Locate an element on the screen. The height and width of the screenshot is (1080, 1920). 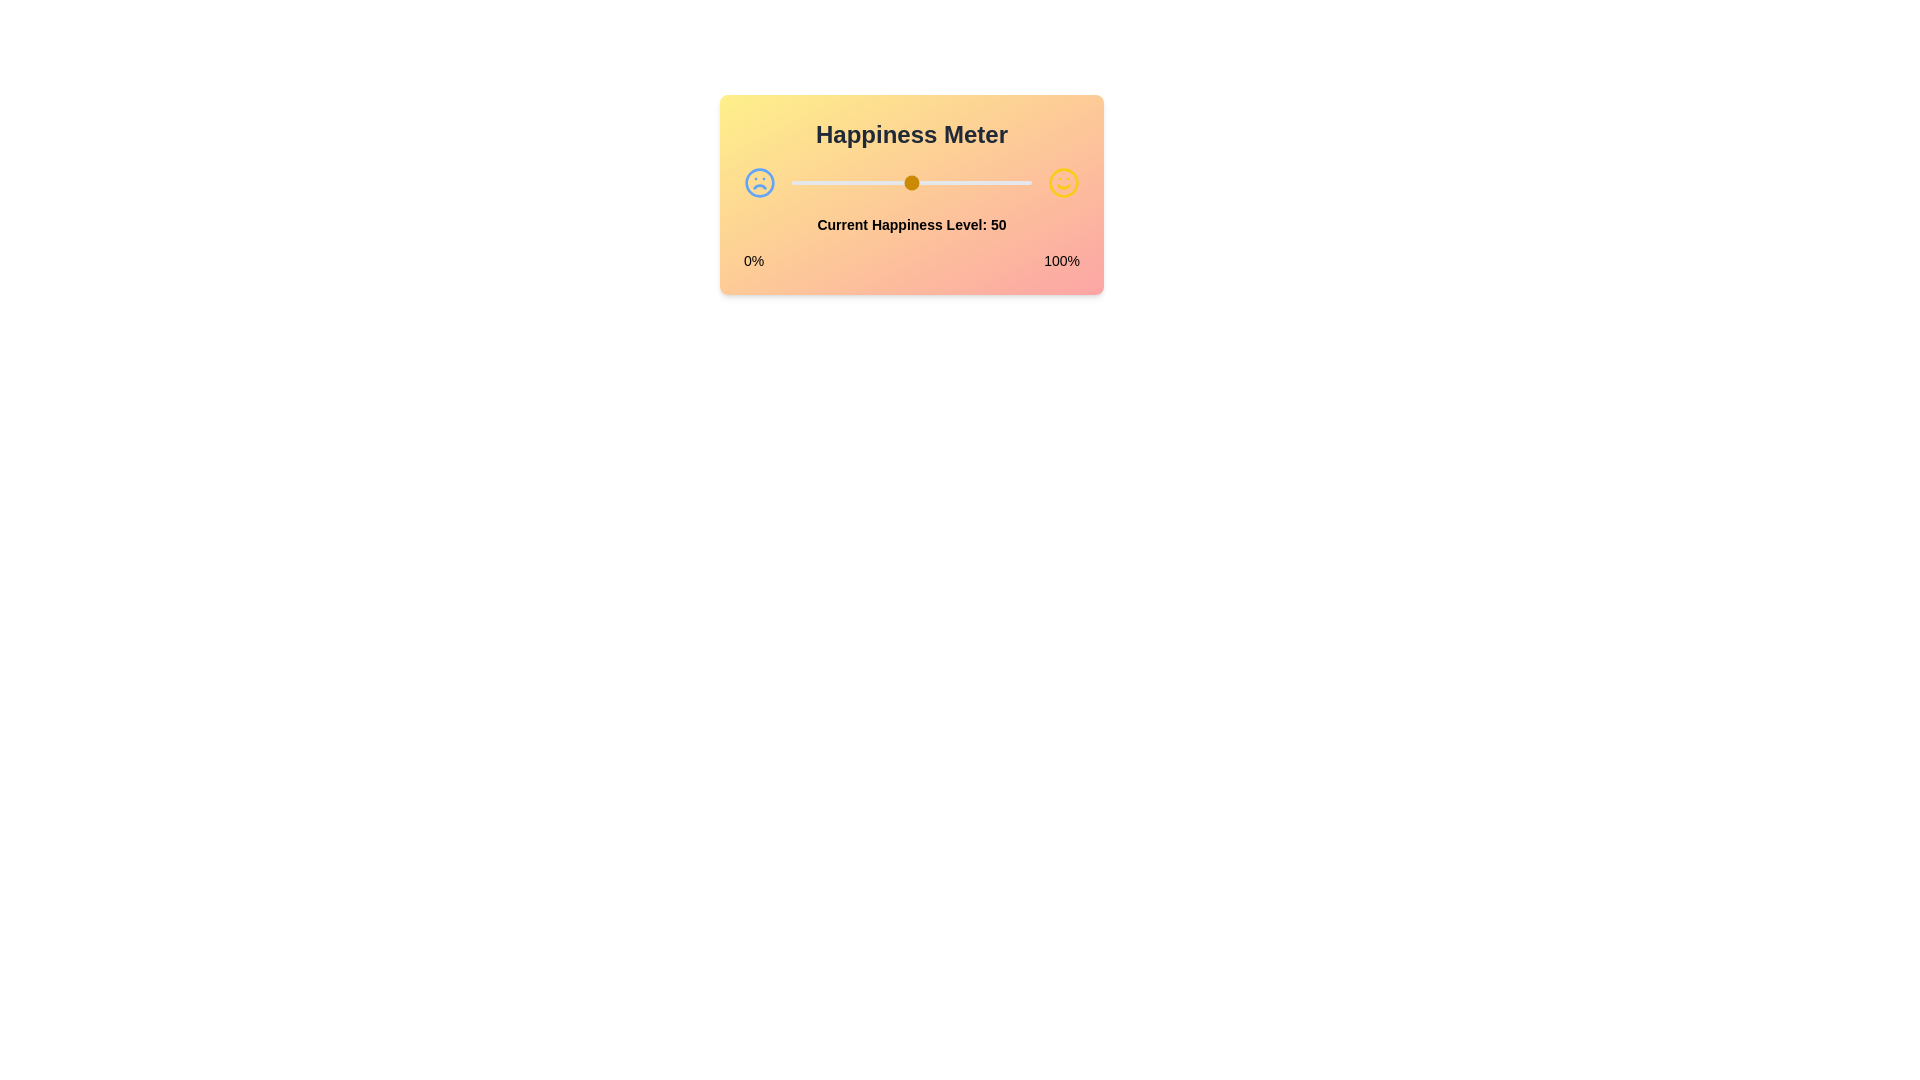
the happiness level to 66 by dragging the slider is located at coordinates (949, 182).